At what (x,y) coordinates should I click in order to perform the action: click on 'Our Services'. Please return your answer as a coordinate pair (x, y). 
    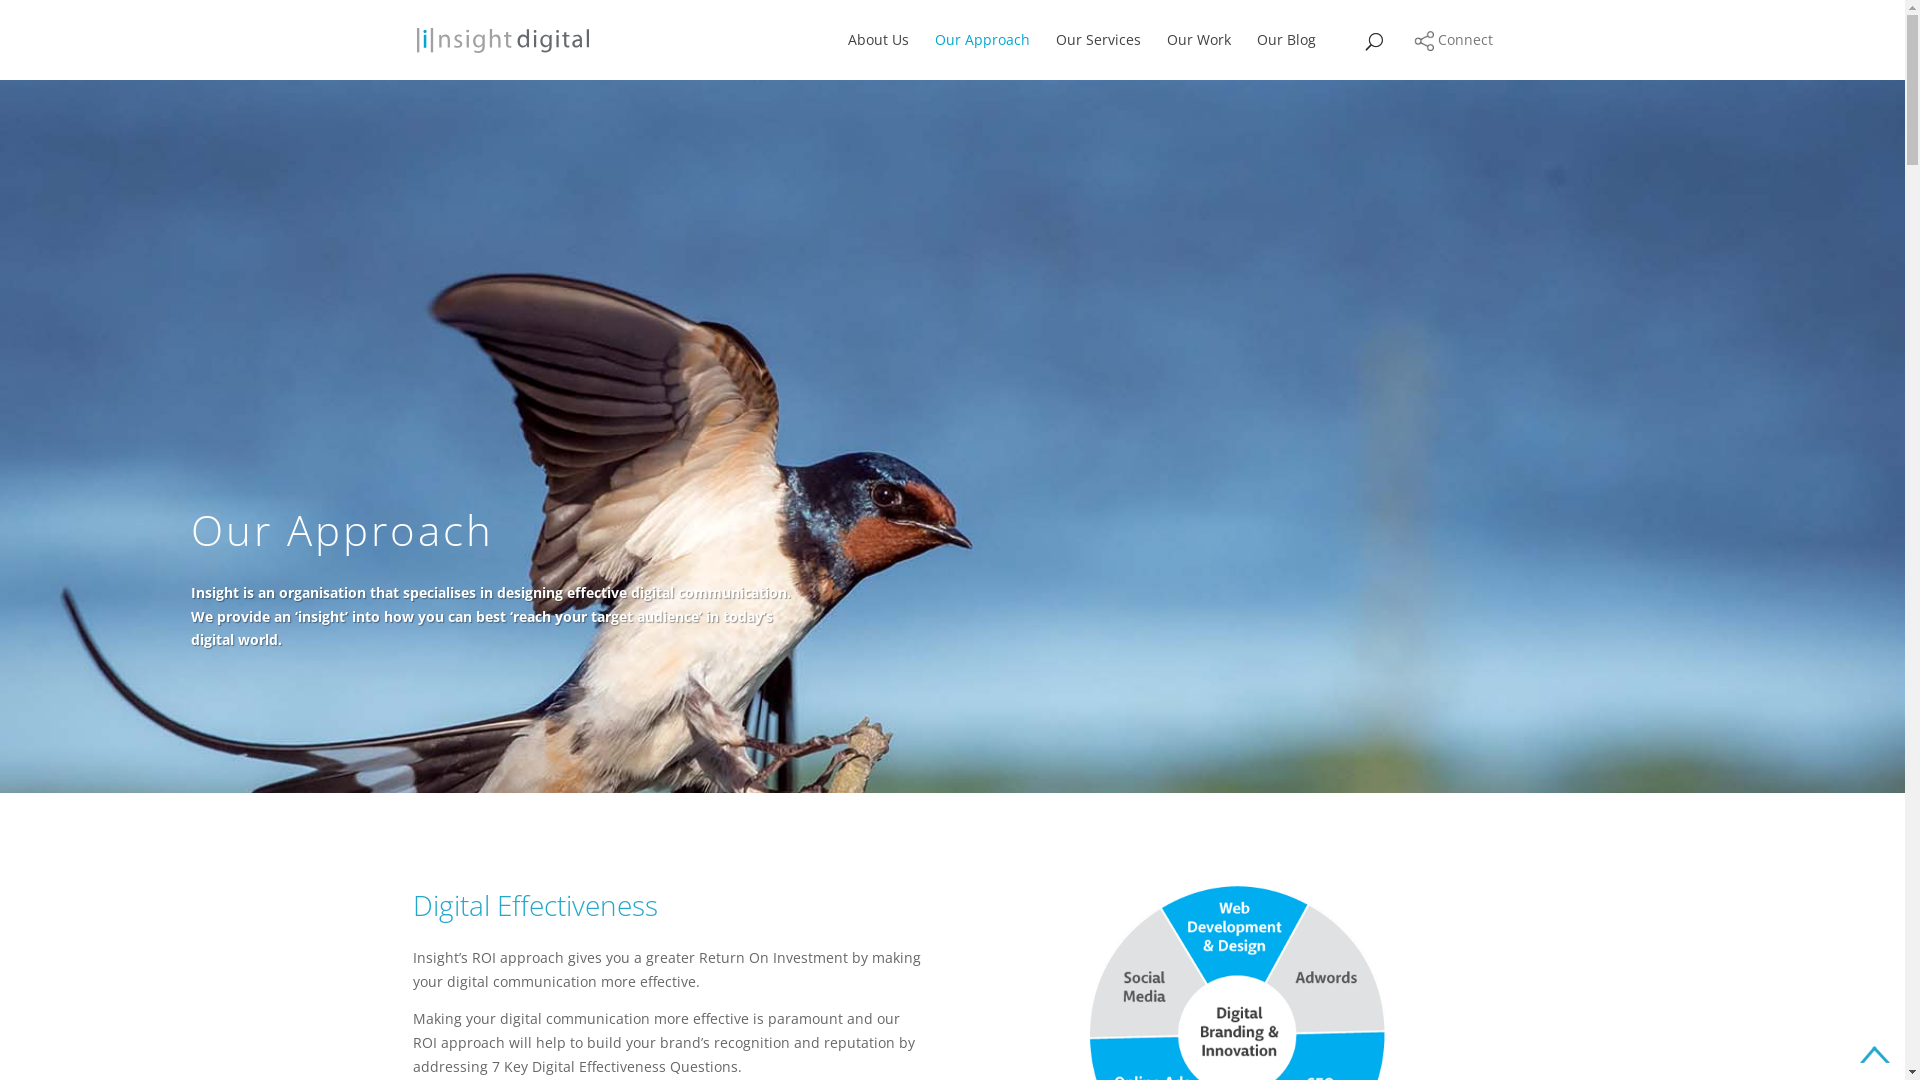
    Looking at the image, I should click on (1097, 55).